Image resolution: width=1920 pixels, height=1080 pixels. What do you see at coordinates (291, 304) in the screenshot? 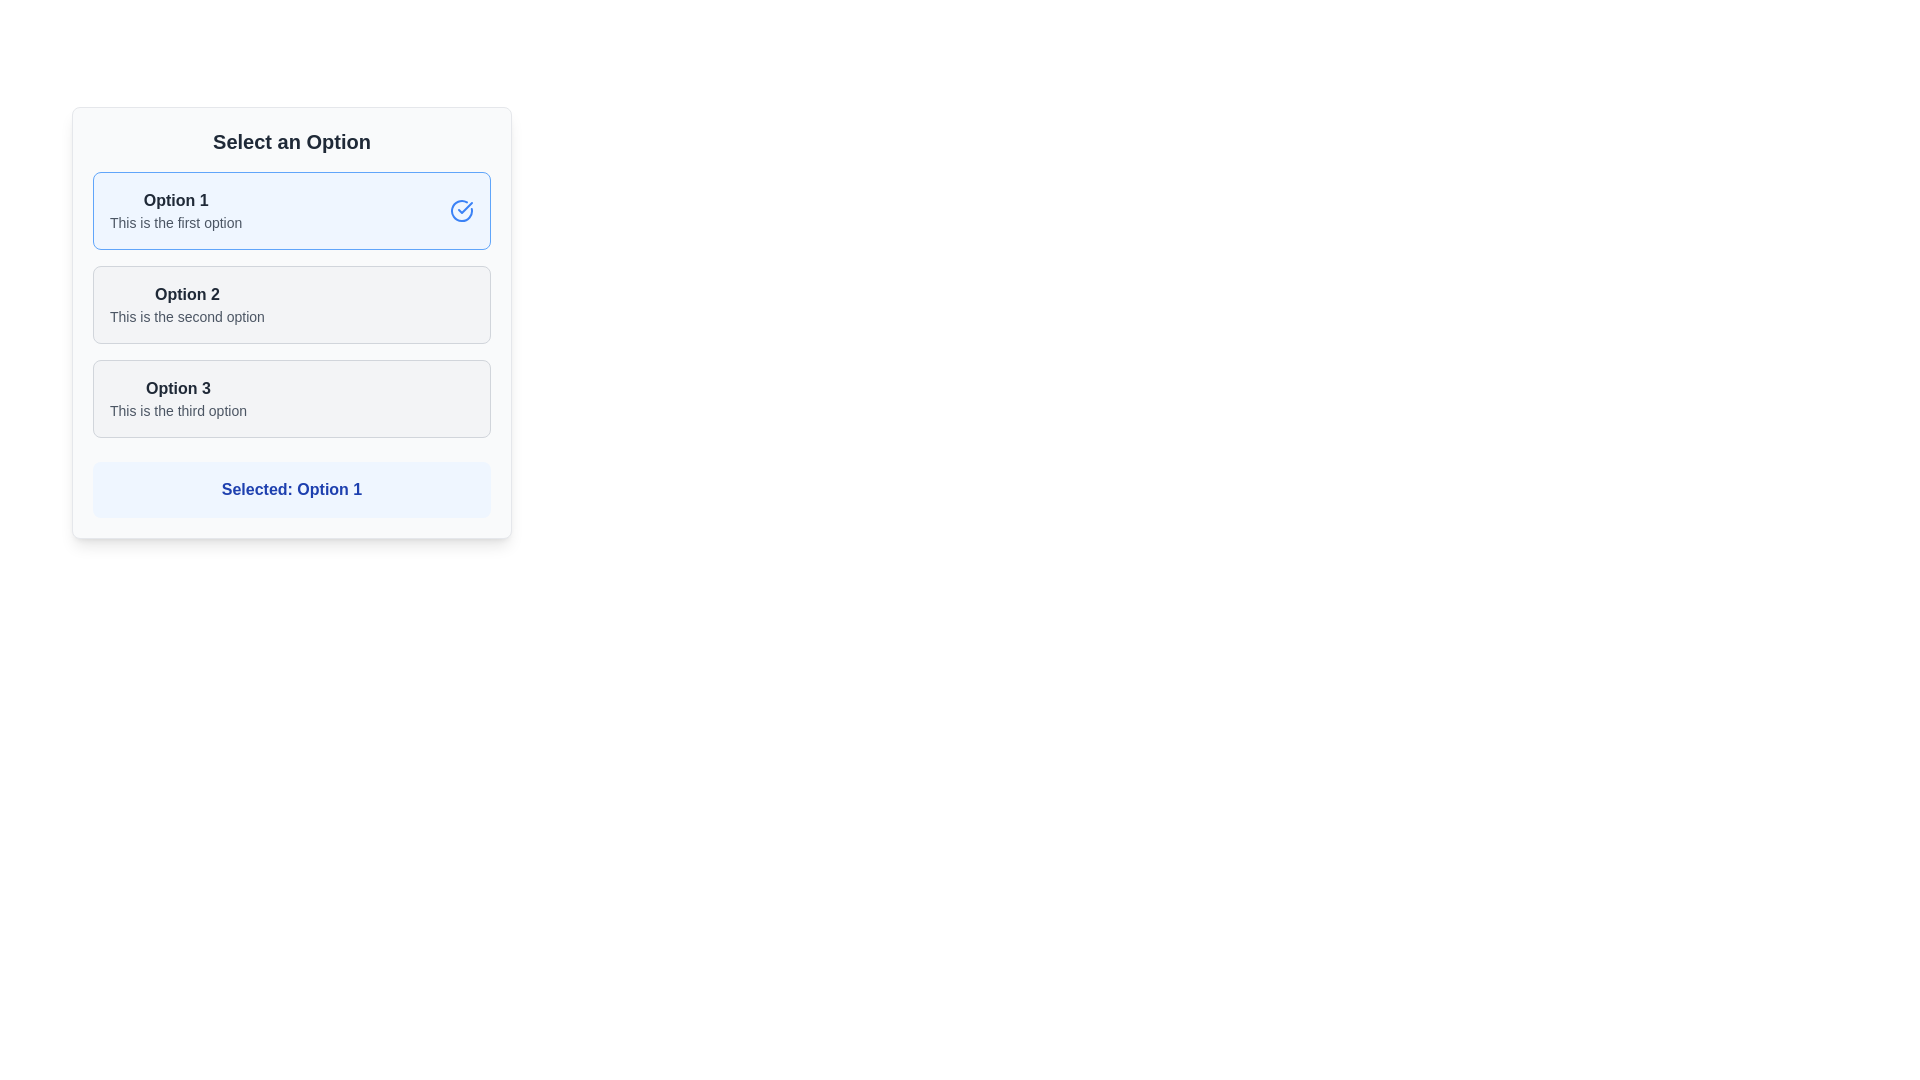
I see `the selectable option block labeled 'Option 2' with a light gray background` at bounding box center [291, 304].